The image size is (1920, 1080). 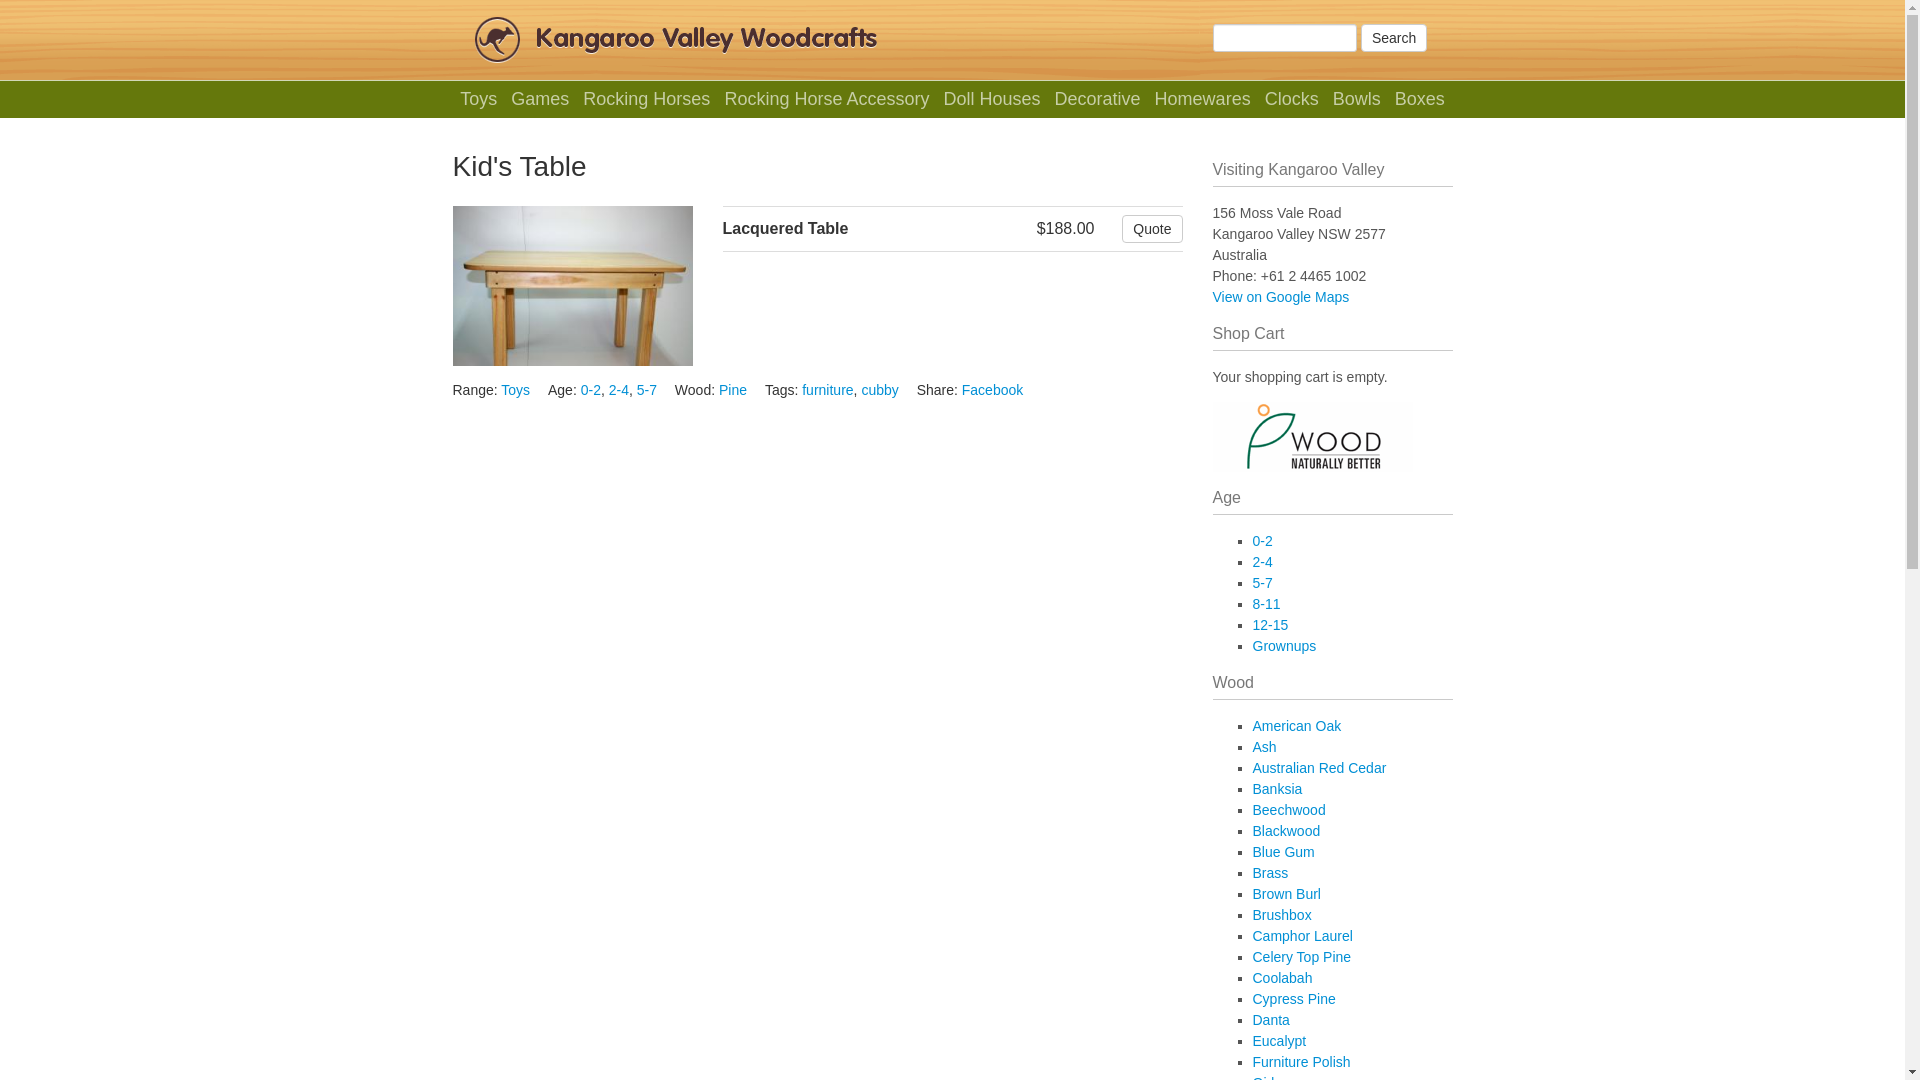 I want to click on 'Ash', so click(x=1262, y=747).